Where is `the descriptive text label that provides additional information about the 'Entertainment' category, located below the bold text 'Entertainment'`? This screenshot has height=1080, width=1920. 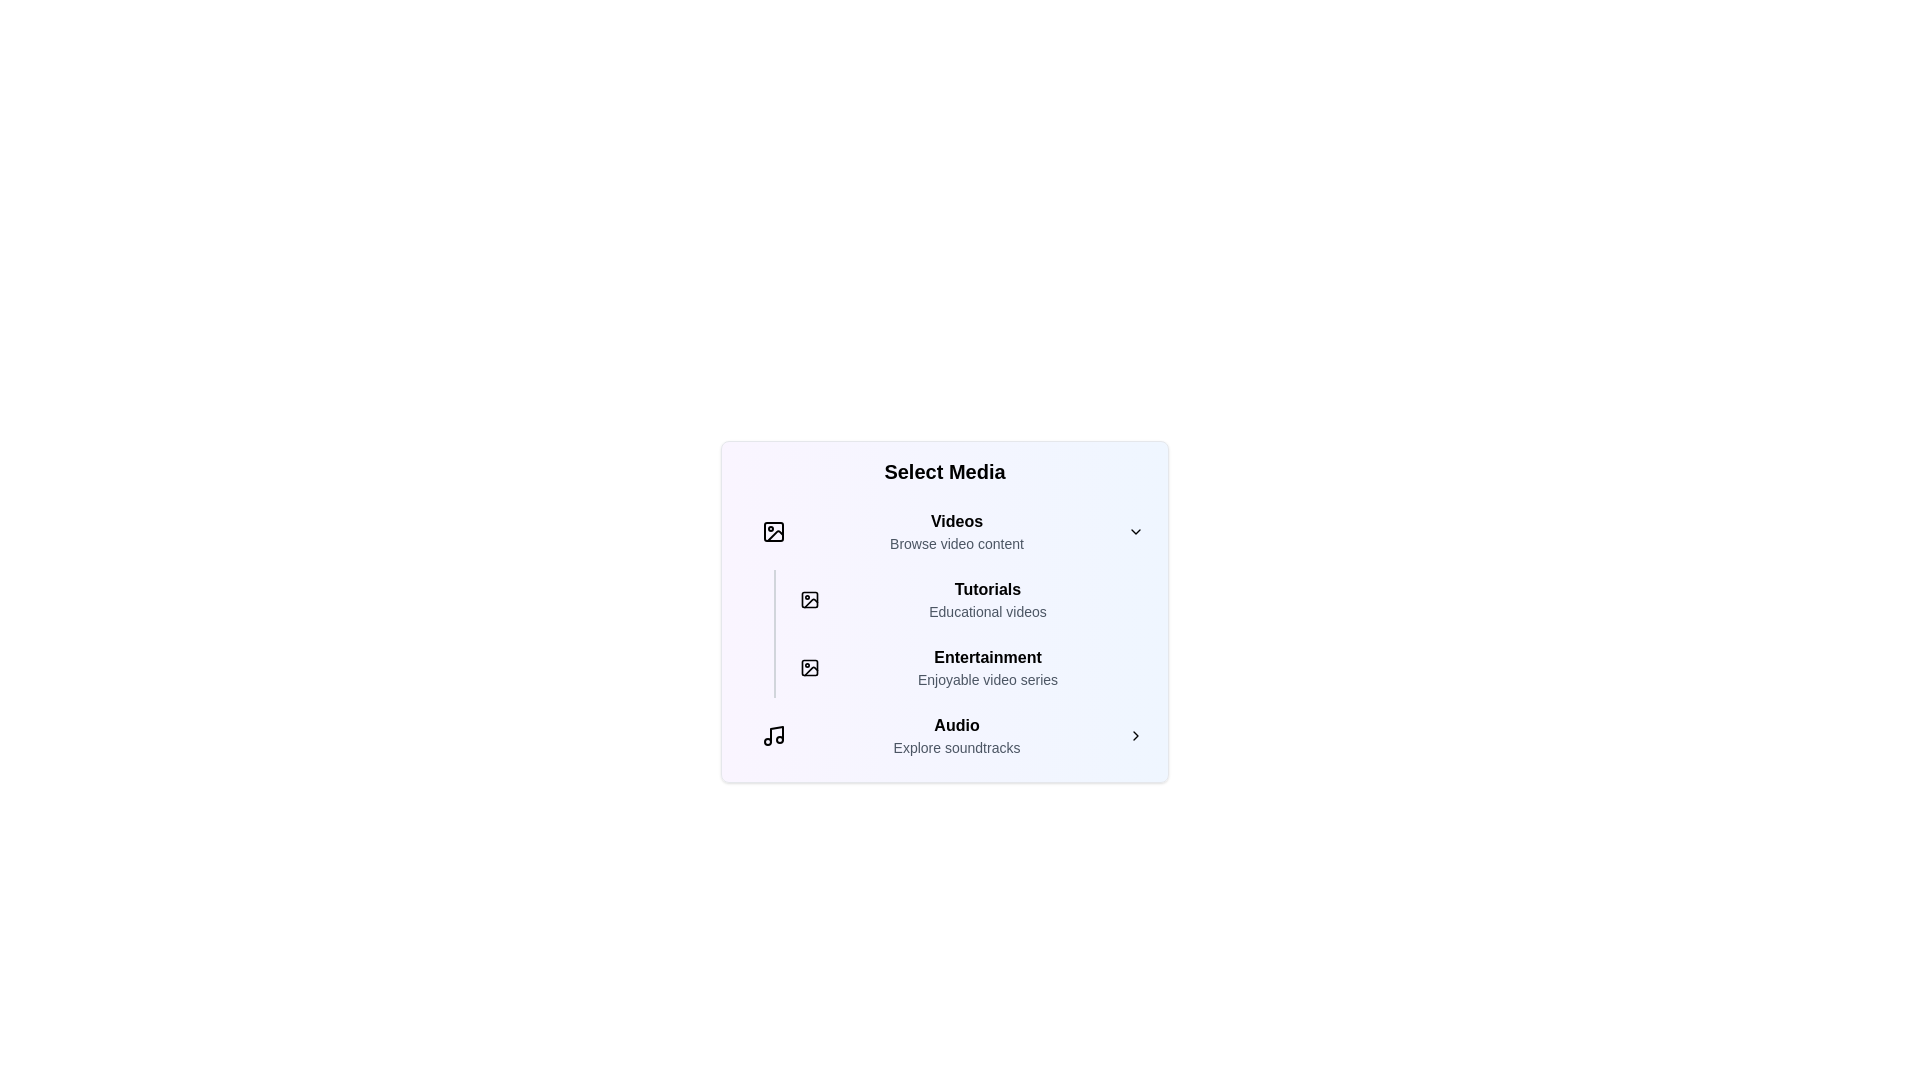 the descriptive text label that provides additional information about the 'Entertainment' category, located below the bold text 'Entertainment' is located at coordinates (988, 678).